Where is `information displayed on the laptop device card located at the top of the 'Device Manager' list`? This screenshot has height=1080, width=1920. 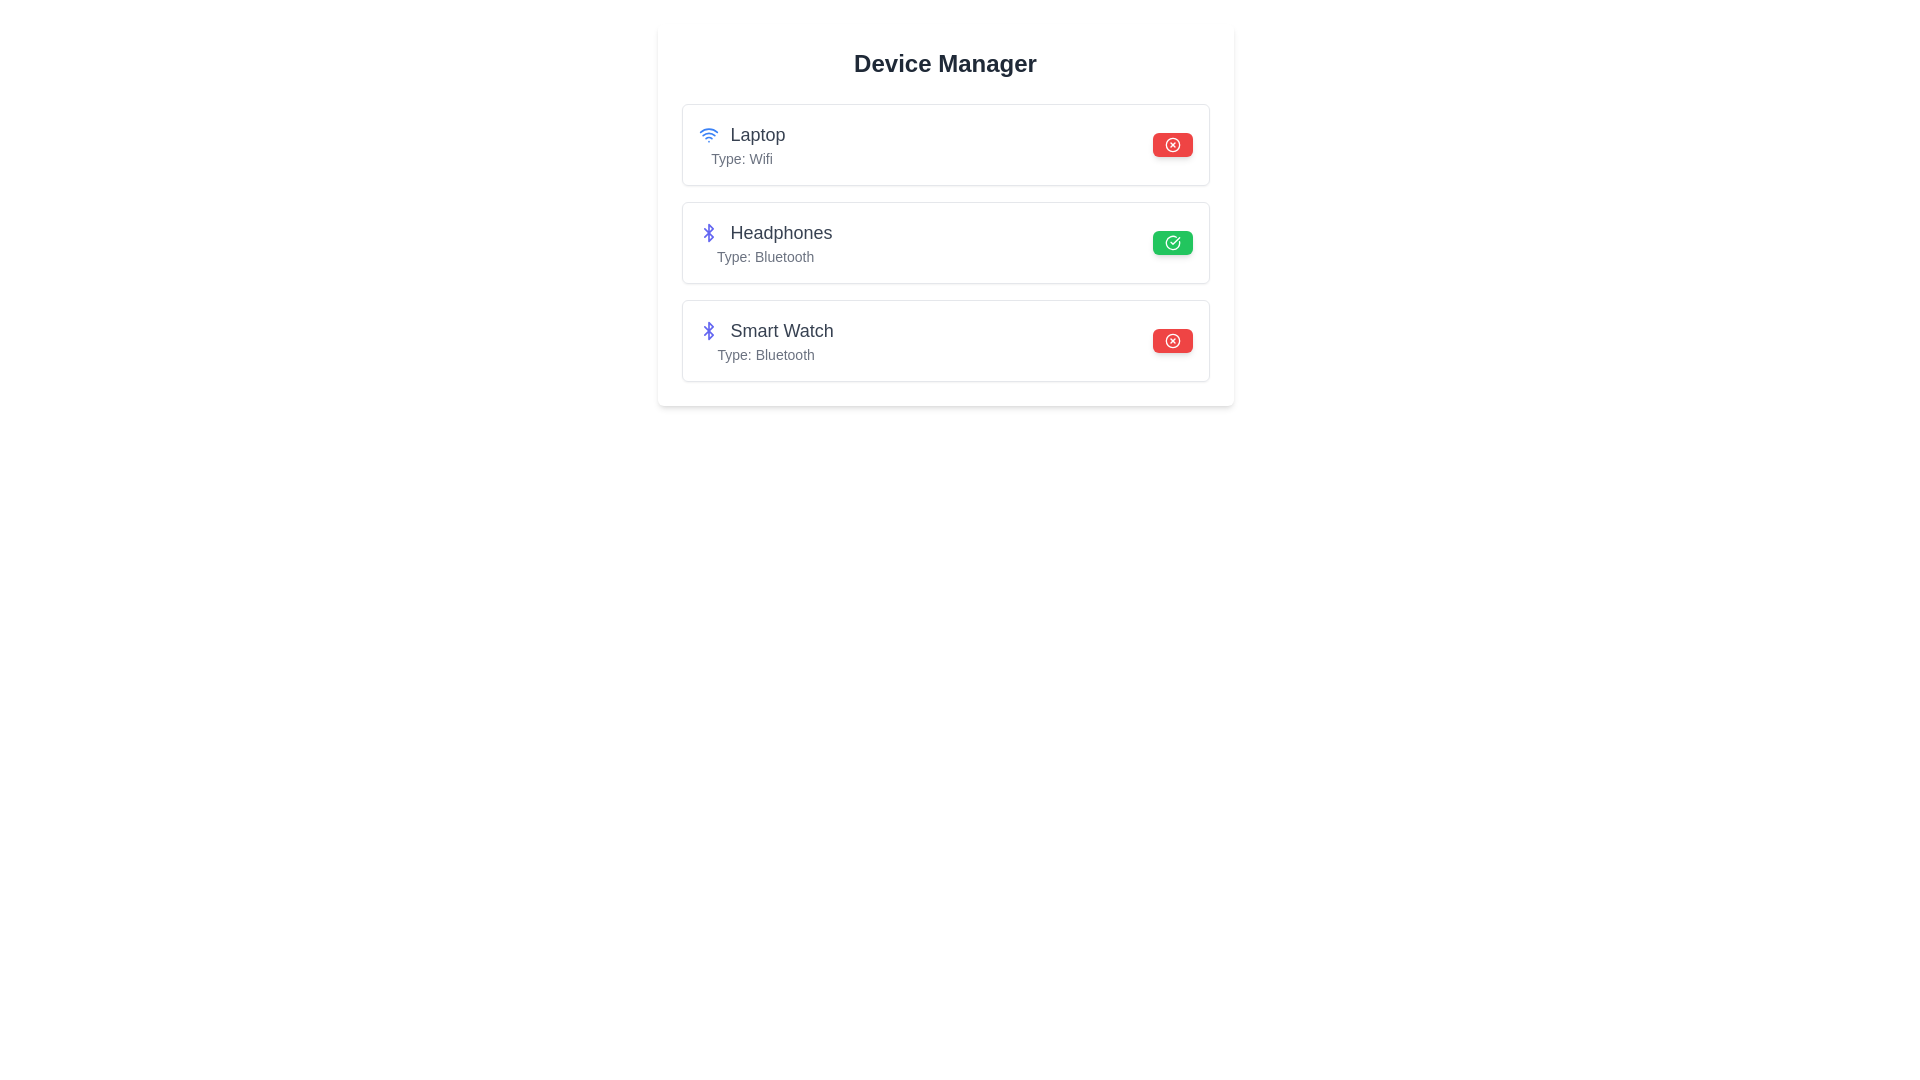 information displayed on the laptop device card located at the top of the 'Device Manager' list is located at coordinates (944, 144).